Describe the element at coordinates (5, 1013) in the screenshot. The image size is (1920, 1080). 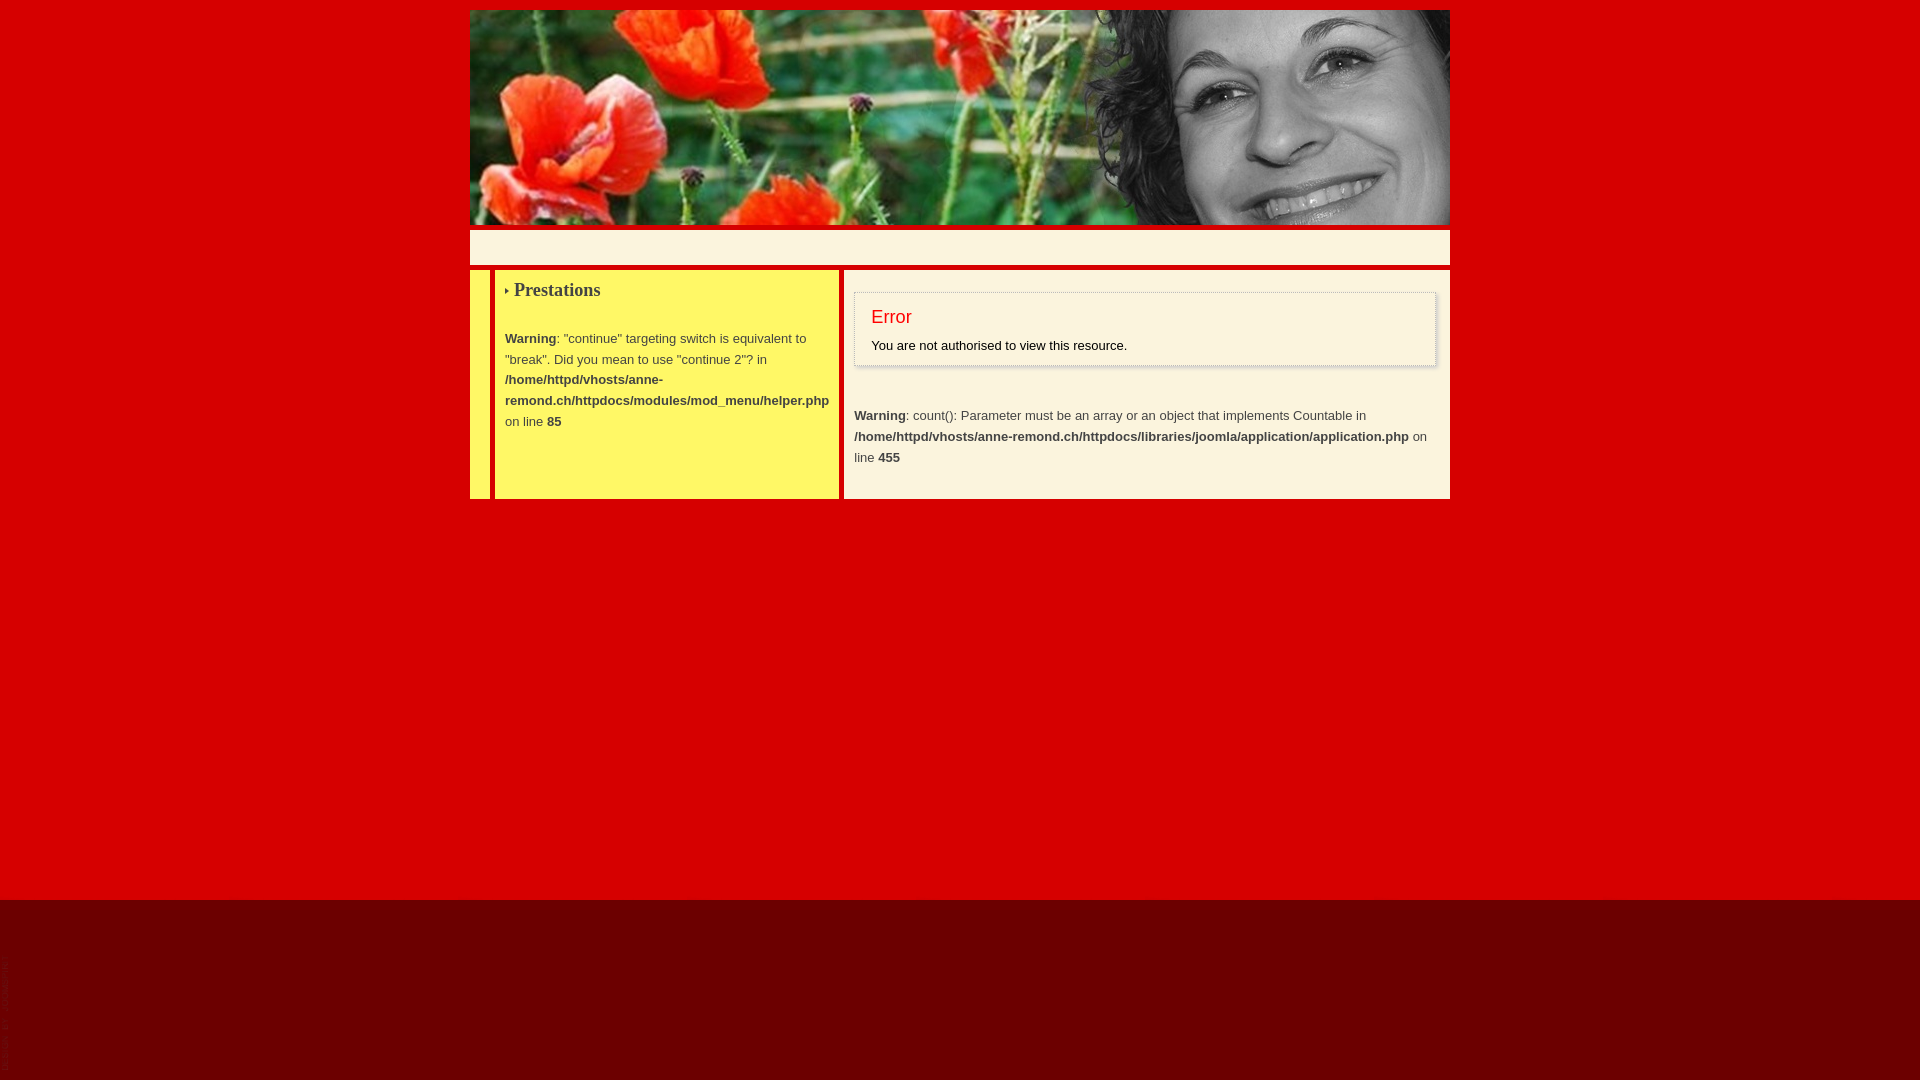
I see `'JoomSpirit'` at that location.